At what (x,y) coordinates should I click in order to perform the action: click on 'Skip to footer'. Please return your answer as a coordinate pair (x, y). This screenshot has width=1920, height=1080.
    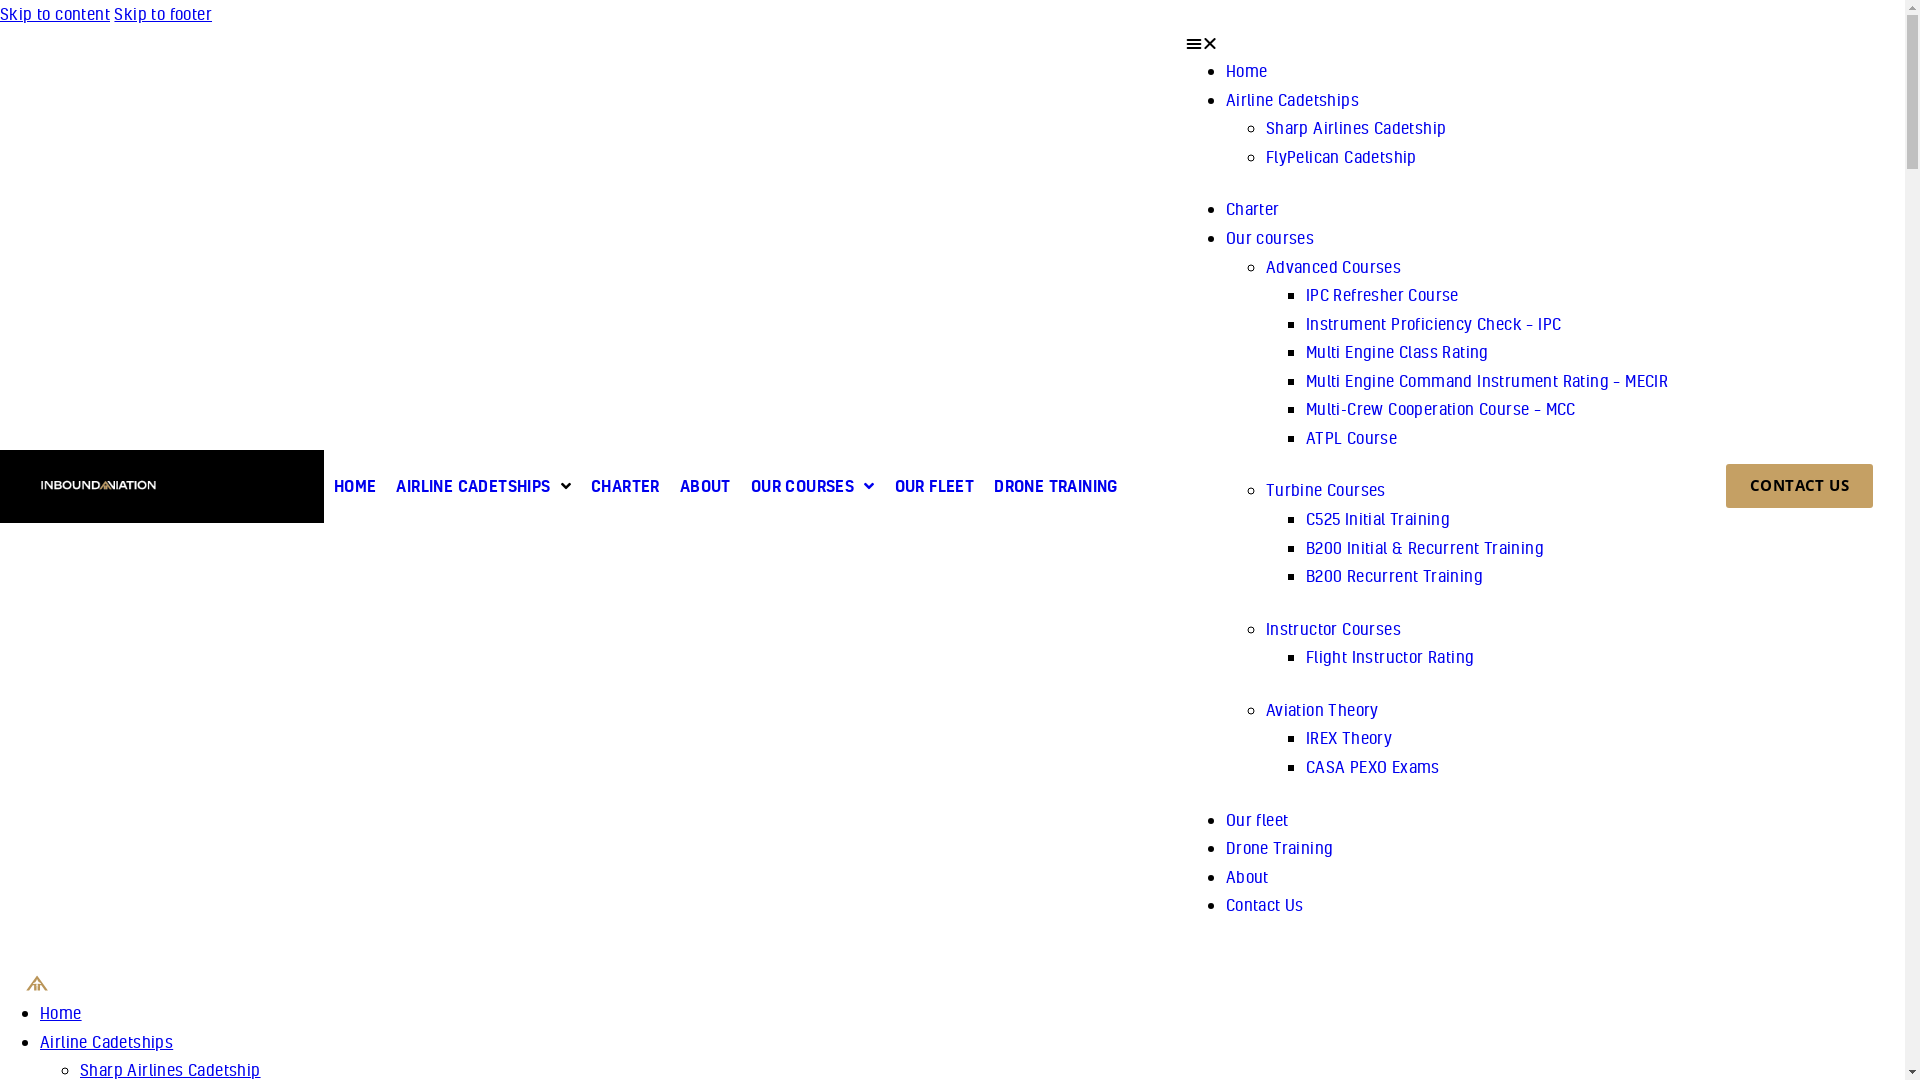
    Looking at the image, I should click on (163, 13).